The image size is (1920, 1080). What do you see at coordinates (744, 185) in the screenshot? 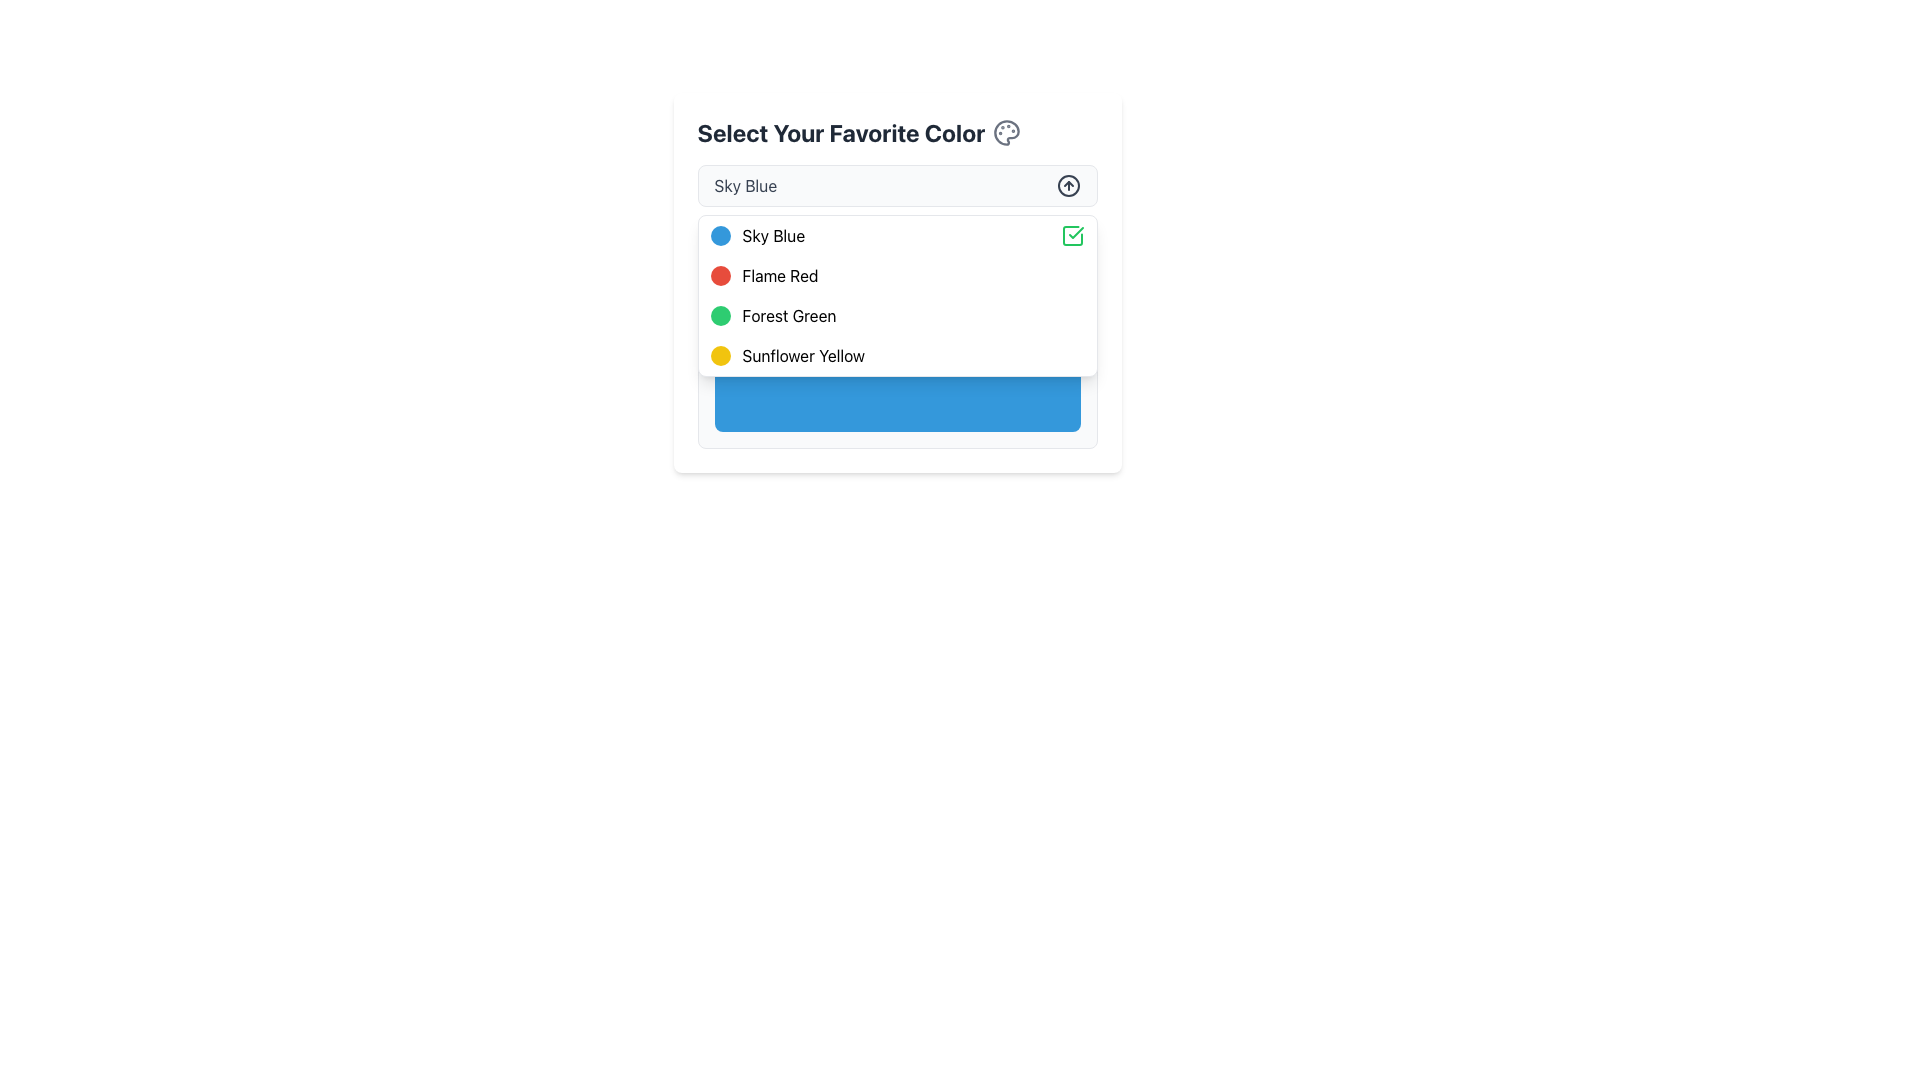
I see `the Text Display that shows the currently selected color choice from the dropdown` at bounding box center [744, 185].